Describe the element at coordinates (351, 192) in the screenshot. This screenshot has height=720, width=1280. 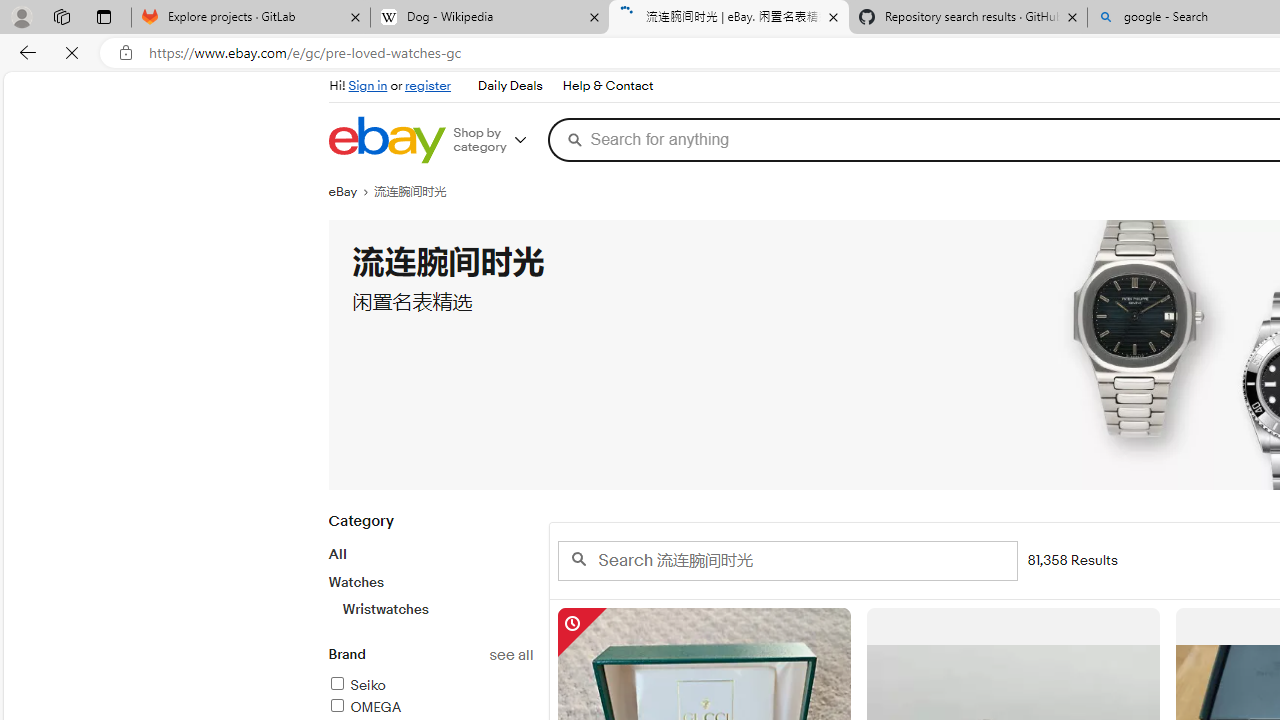
I see `'eBay'` at that location.